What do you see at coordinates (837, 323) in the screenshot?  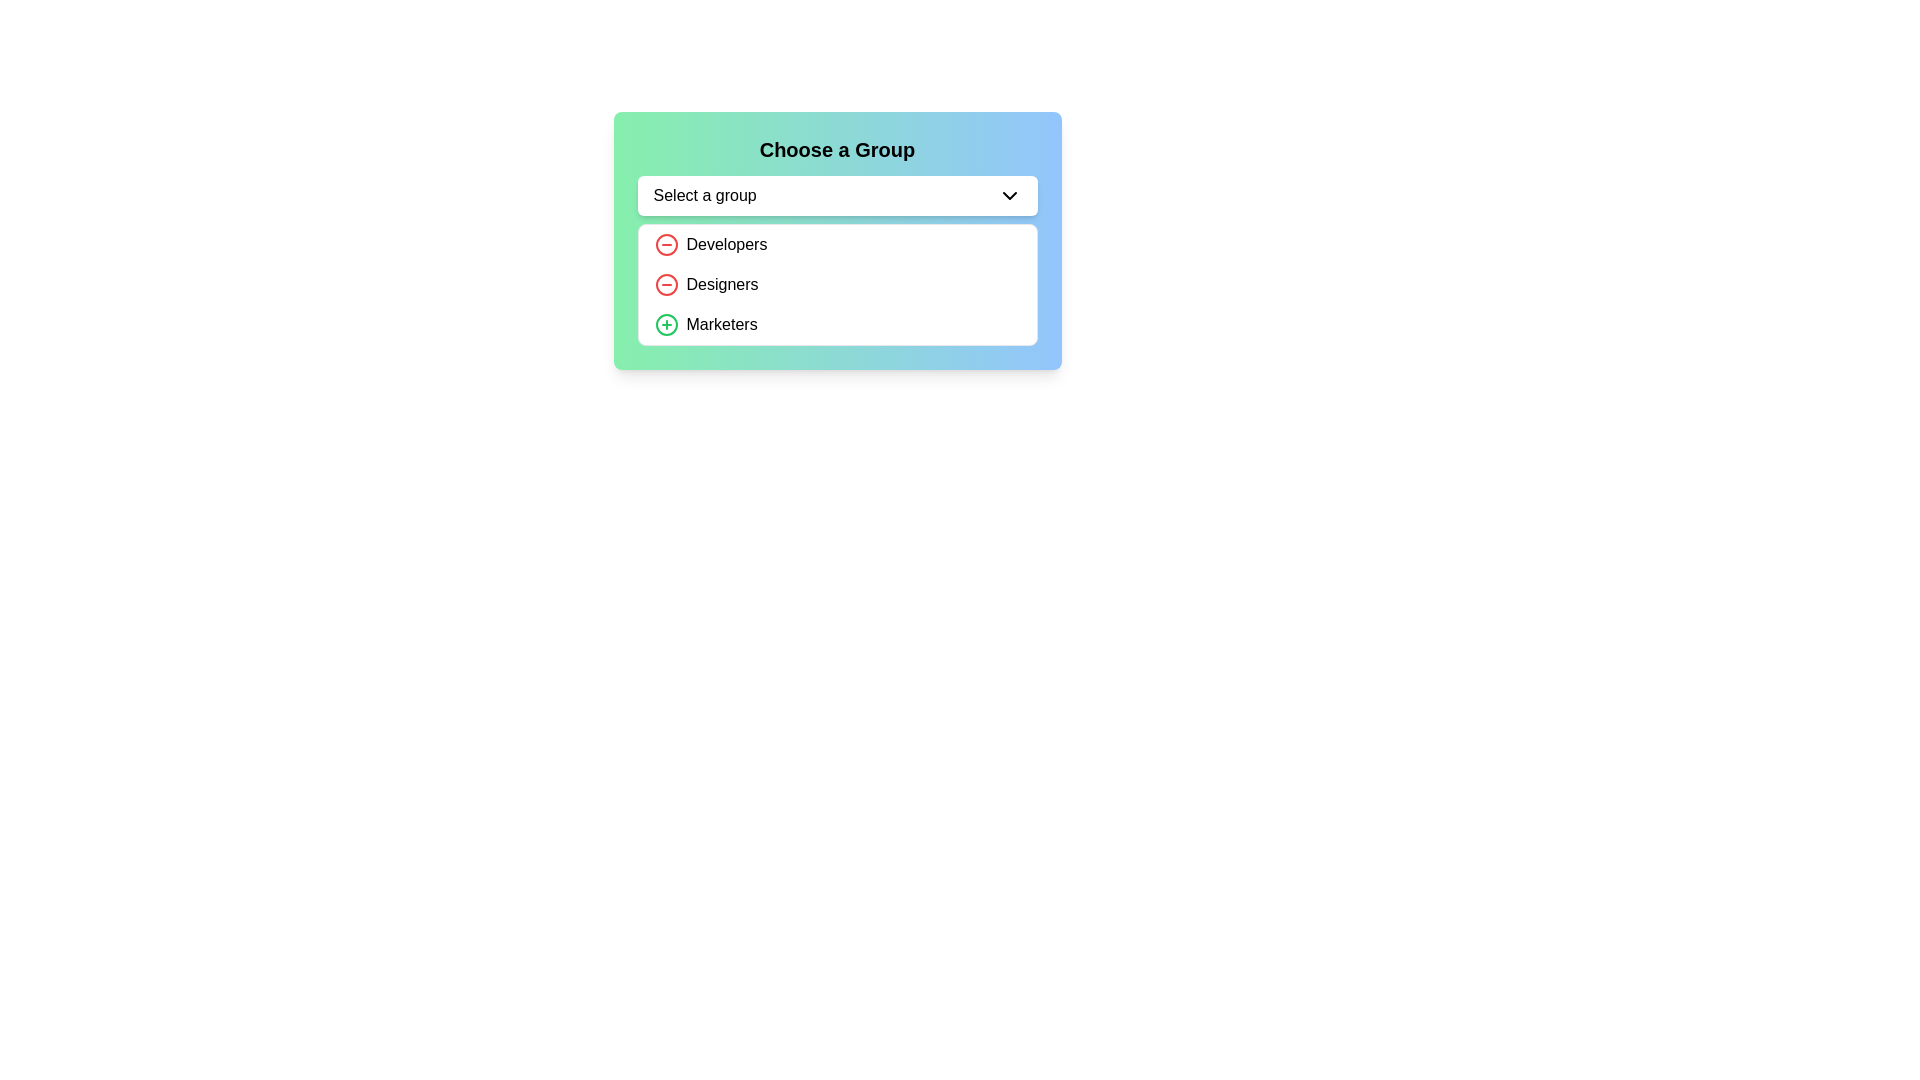 I see `the third selectable option in the 'Choose a Group' list labeled 'Marketers'` at bounding box center [837, 323].